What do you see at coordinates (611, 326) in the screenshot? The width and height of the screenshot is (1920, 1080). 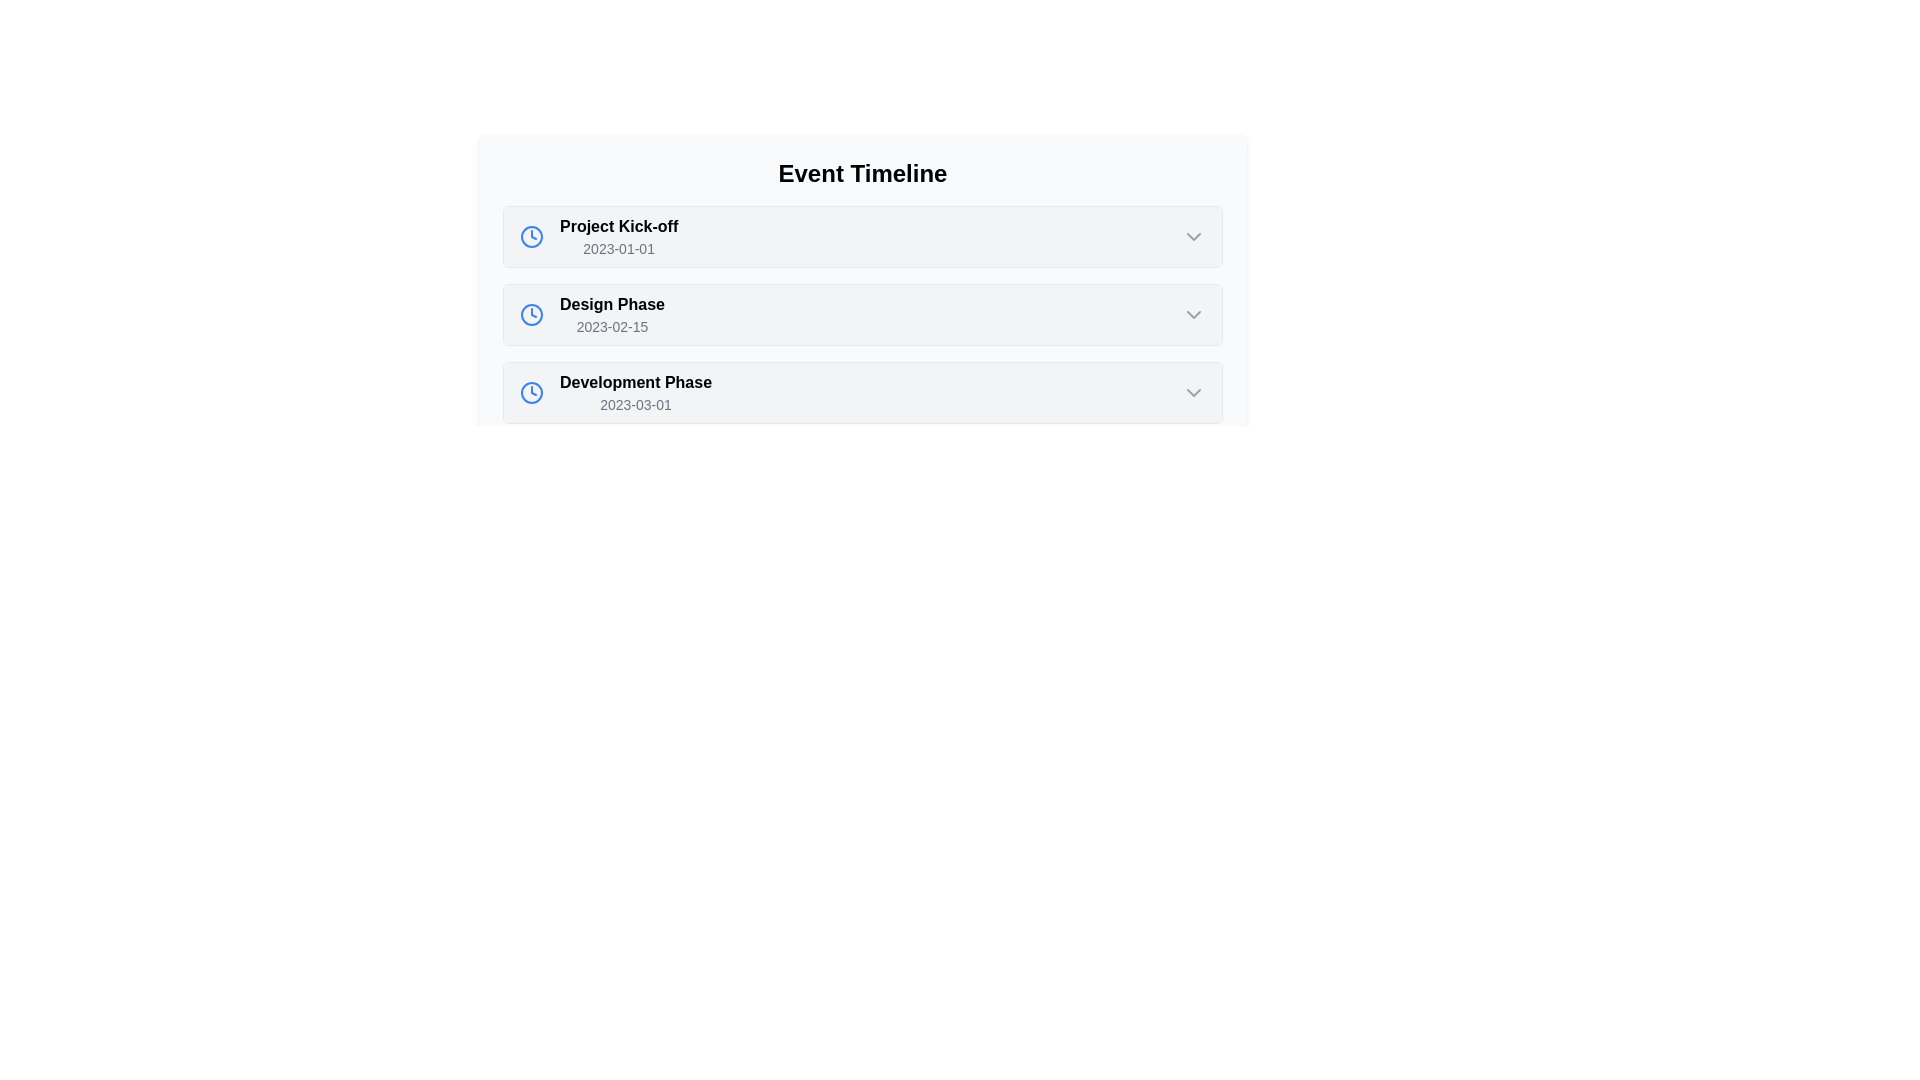 I see `the static text displaying the date '2023-02-15', located below the 'Design Phase' title in the second event entry of the timeline` at bounding box center [611, 326].